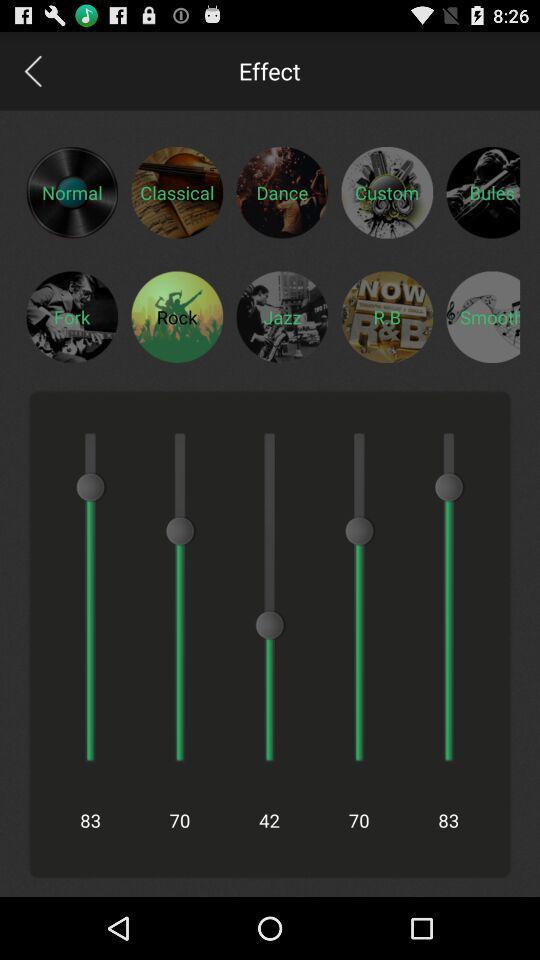 This screenshot has height=960, width=540. What do you see at coordinates (71, 339) in the screenshot?
I see `the avatar icon` at bounding box center [71, 339].